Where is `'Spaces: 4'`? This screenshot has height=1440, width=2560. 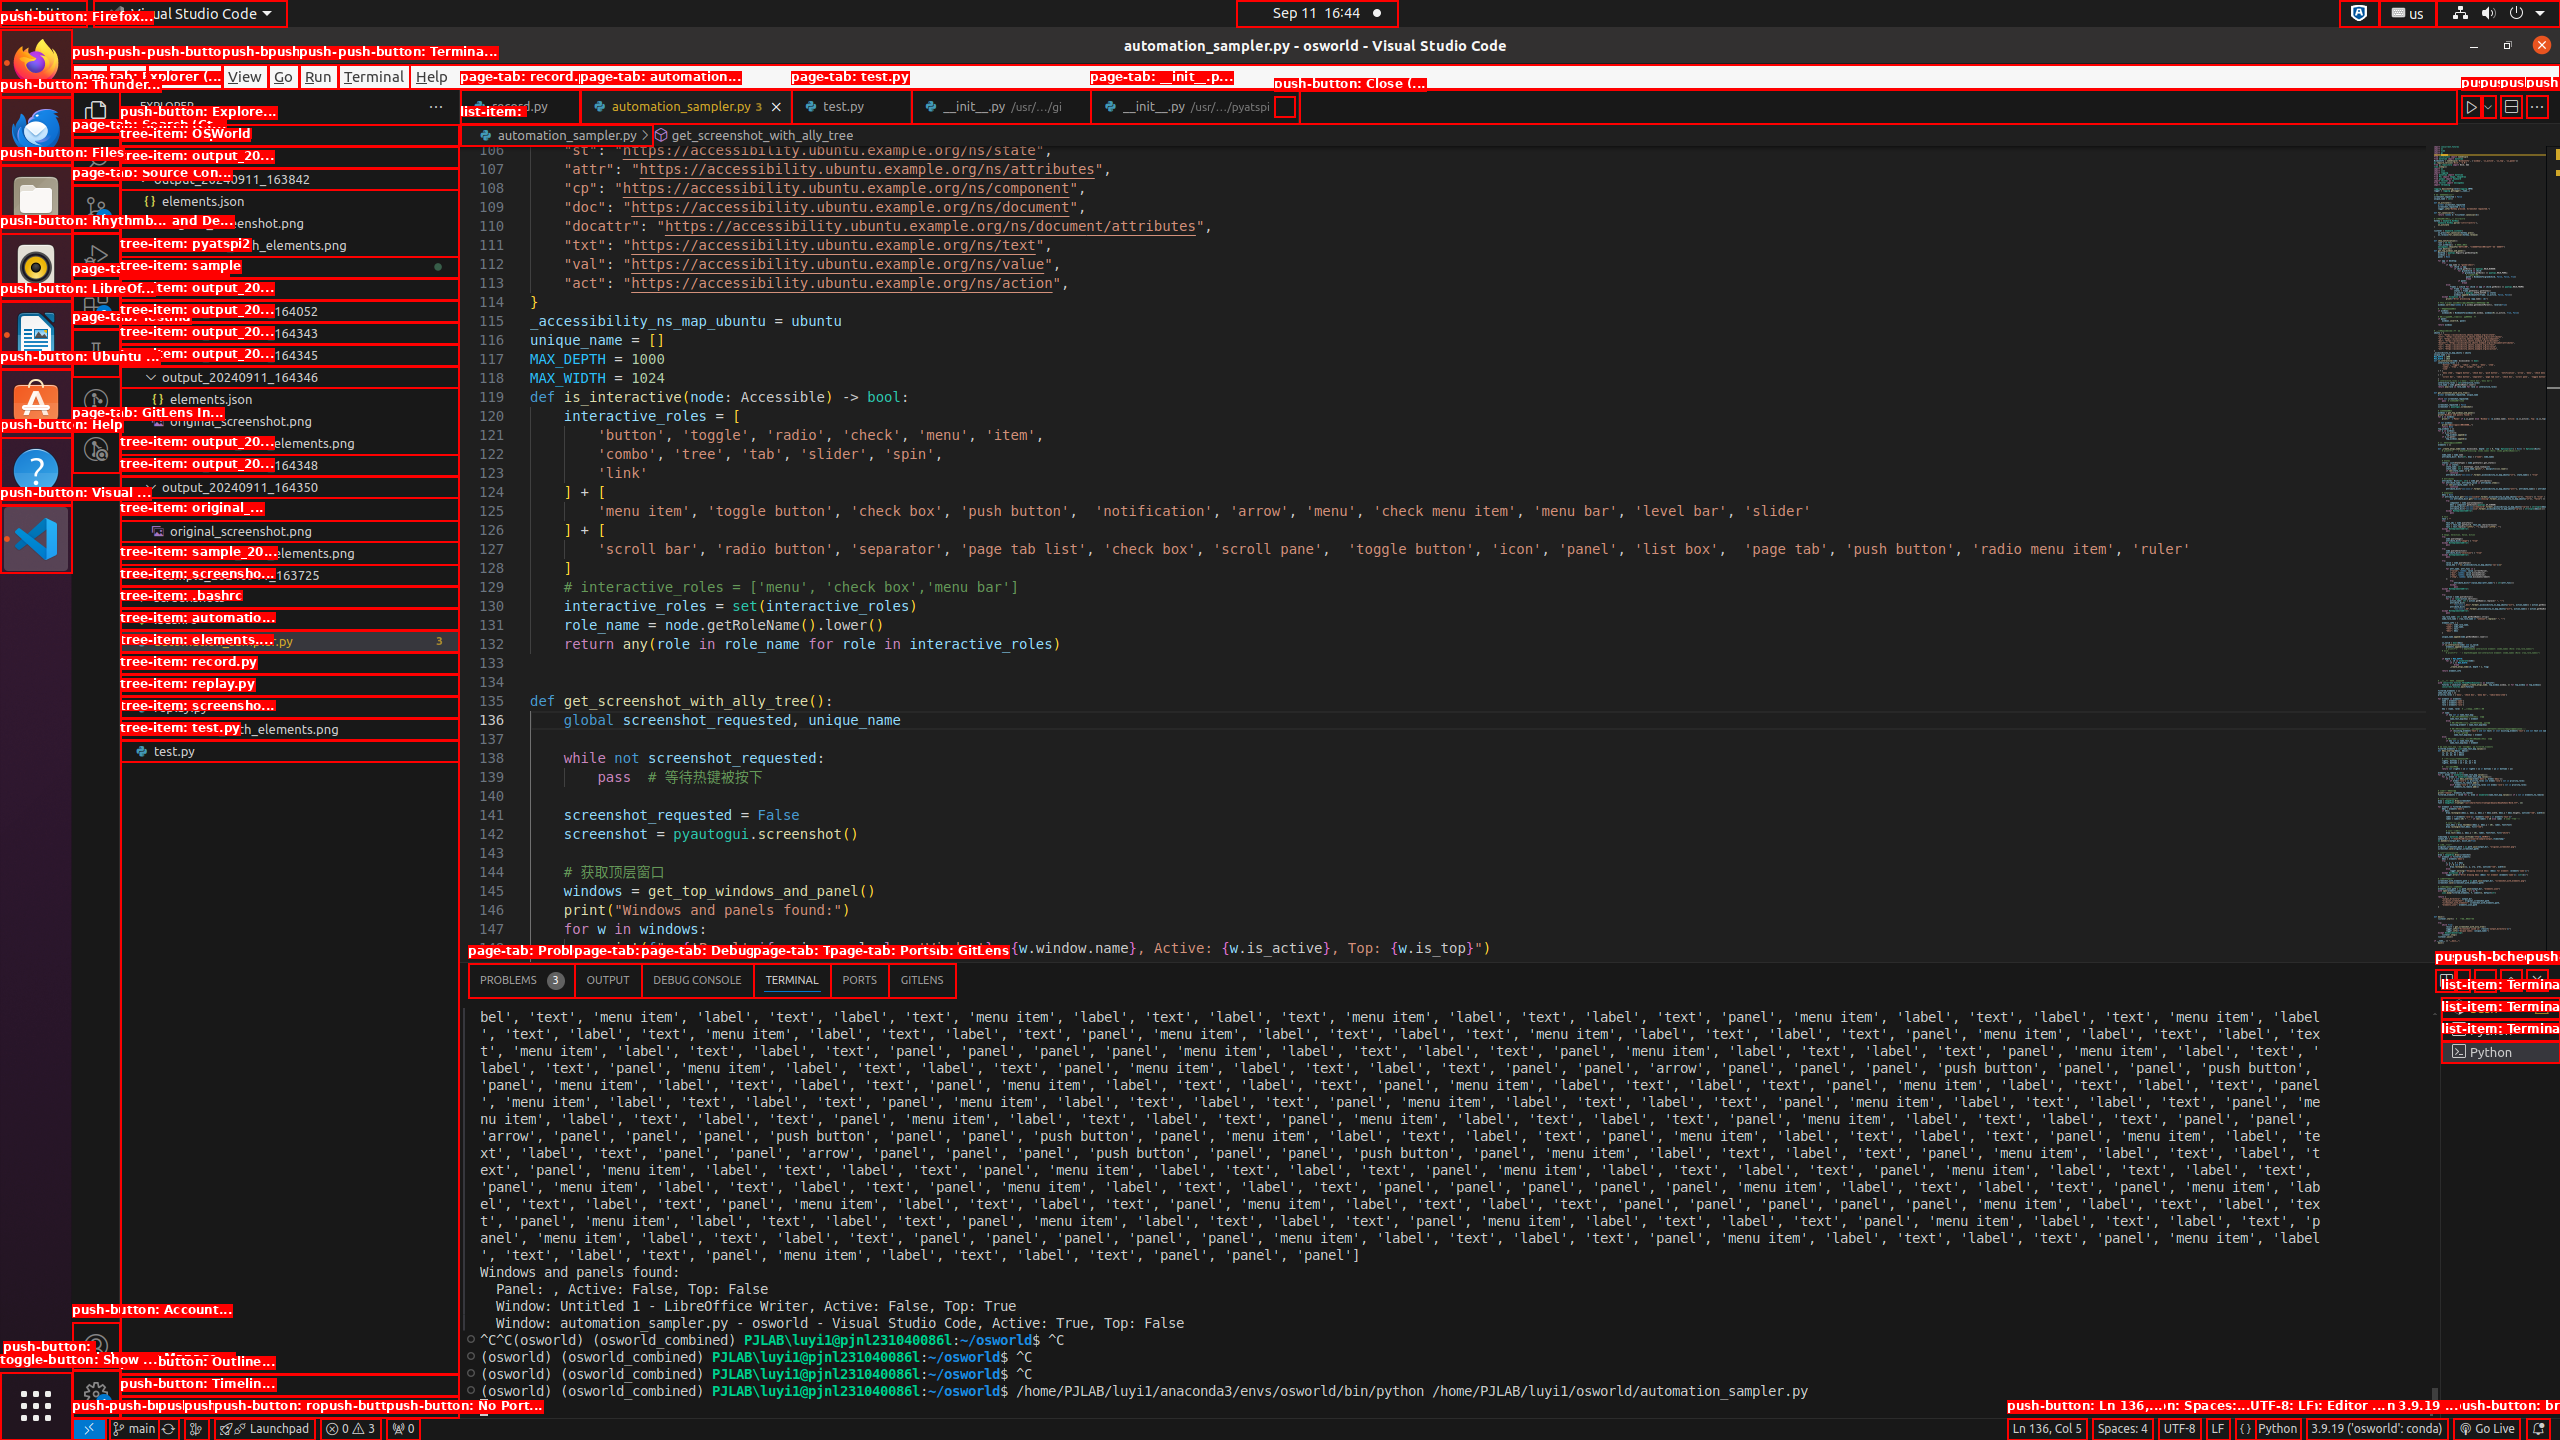
'Spaces: 4' is located at coordinates (2121, 1428).